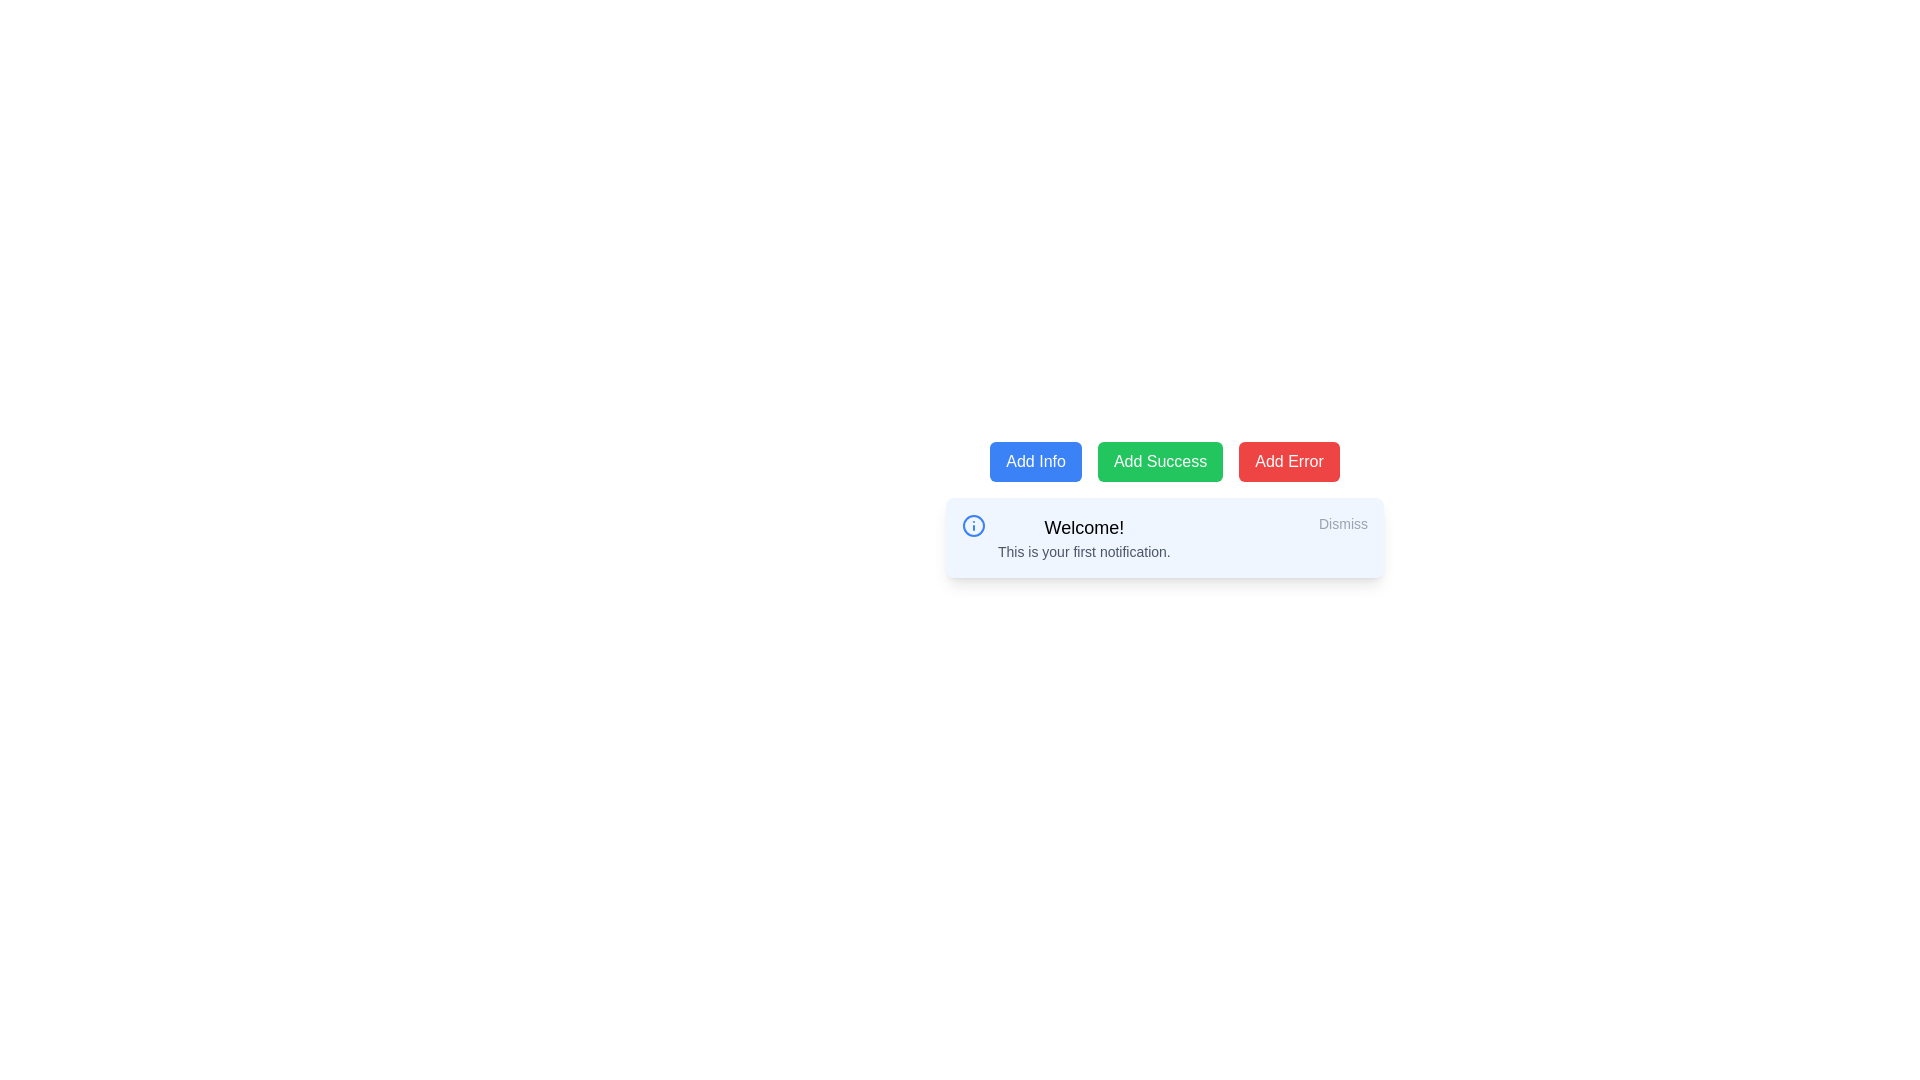  What do you see at coordinates (974, 524) in the screenshot?
I see `the informational icon located at the far left of the notification card` at bounding box center [974, 524].